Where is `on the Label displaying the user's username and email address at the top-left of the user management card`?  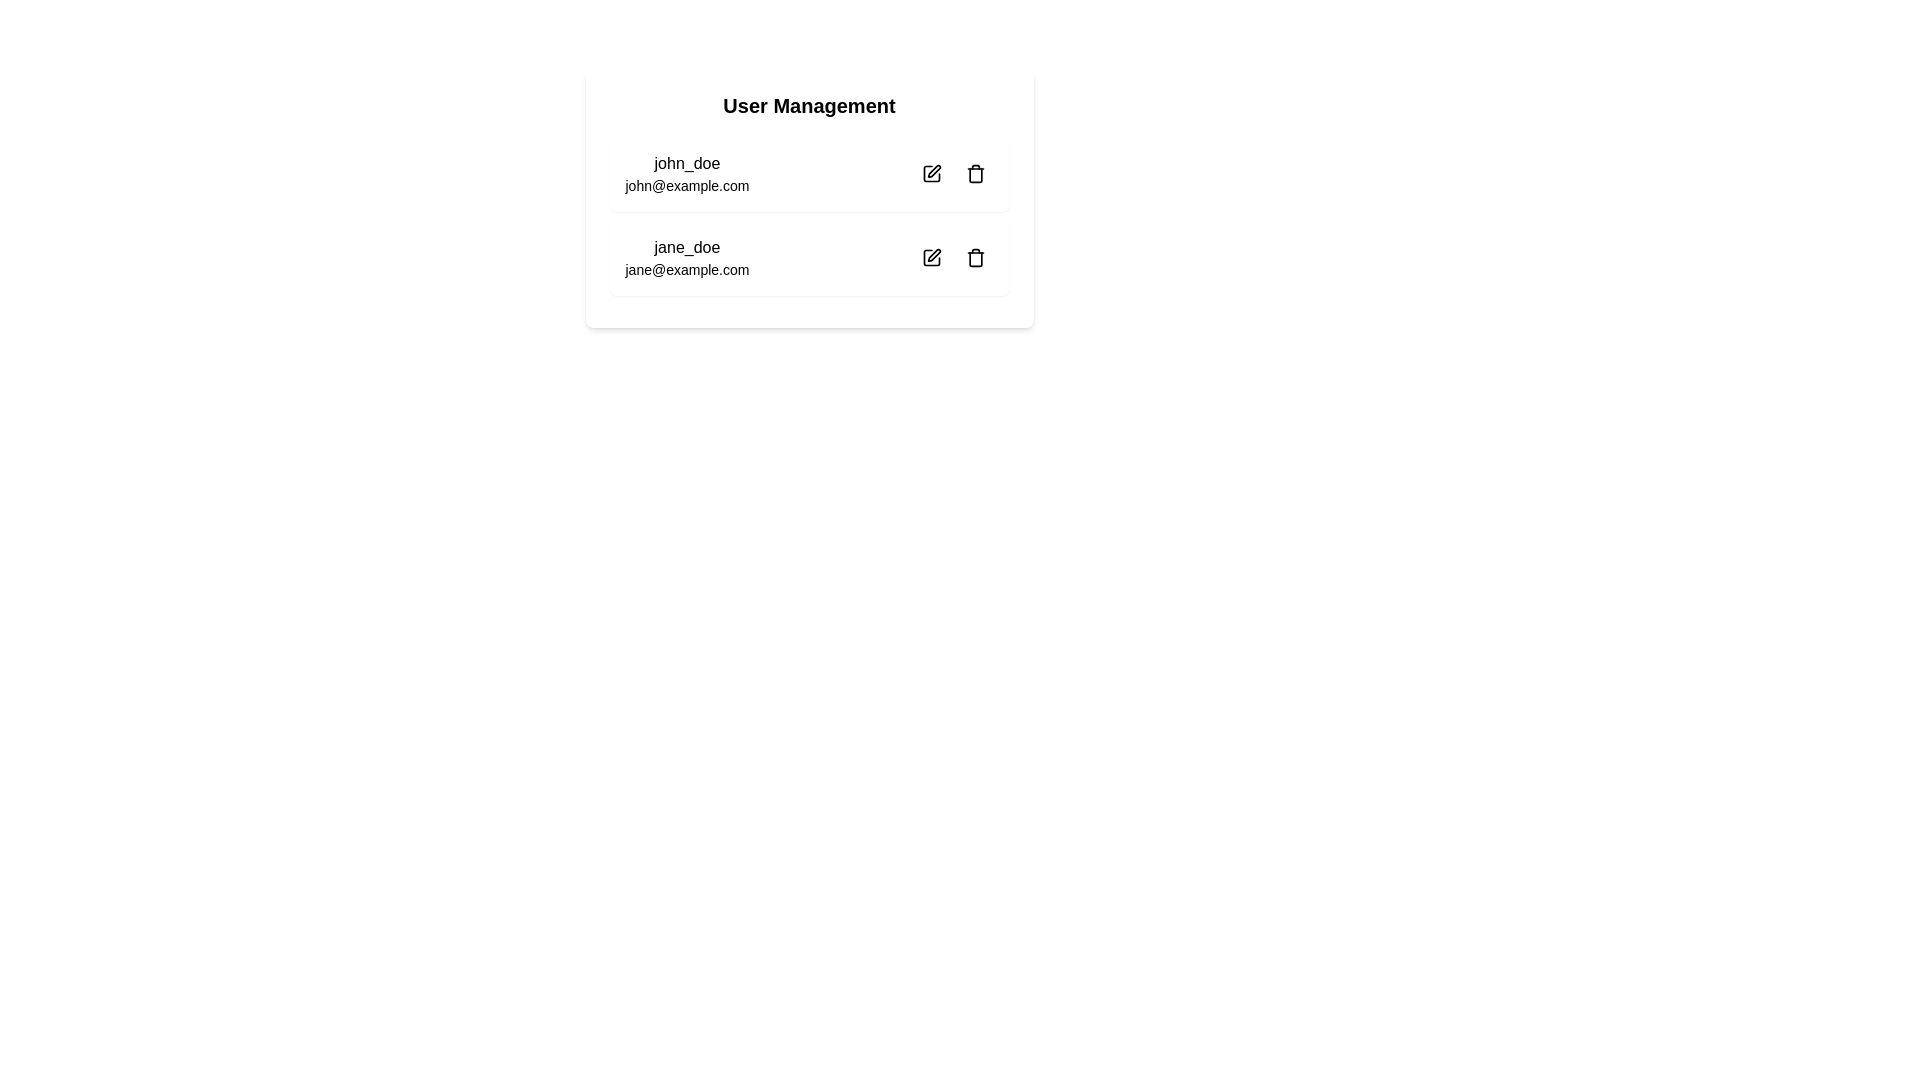 on the Label displaying the user's username and email address at the top-left of the user management card is located at coordinates (687, 172).